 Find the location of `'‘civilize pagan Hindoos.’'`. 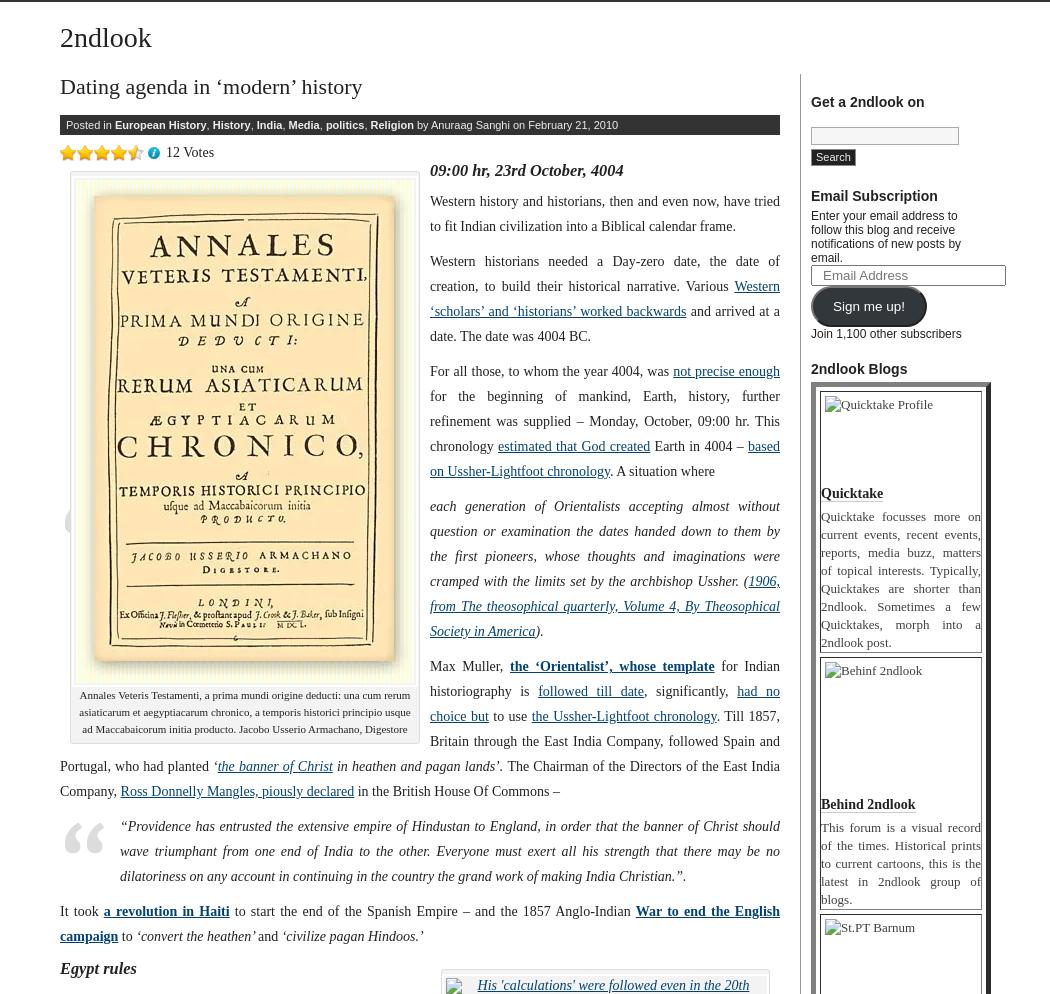

'‘civilize pagan Hindoos.’' is located at coordinates (350, 936).